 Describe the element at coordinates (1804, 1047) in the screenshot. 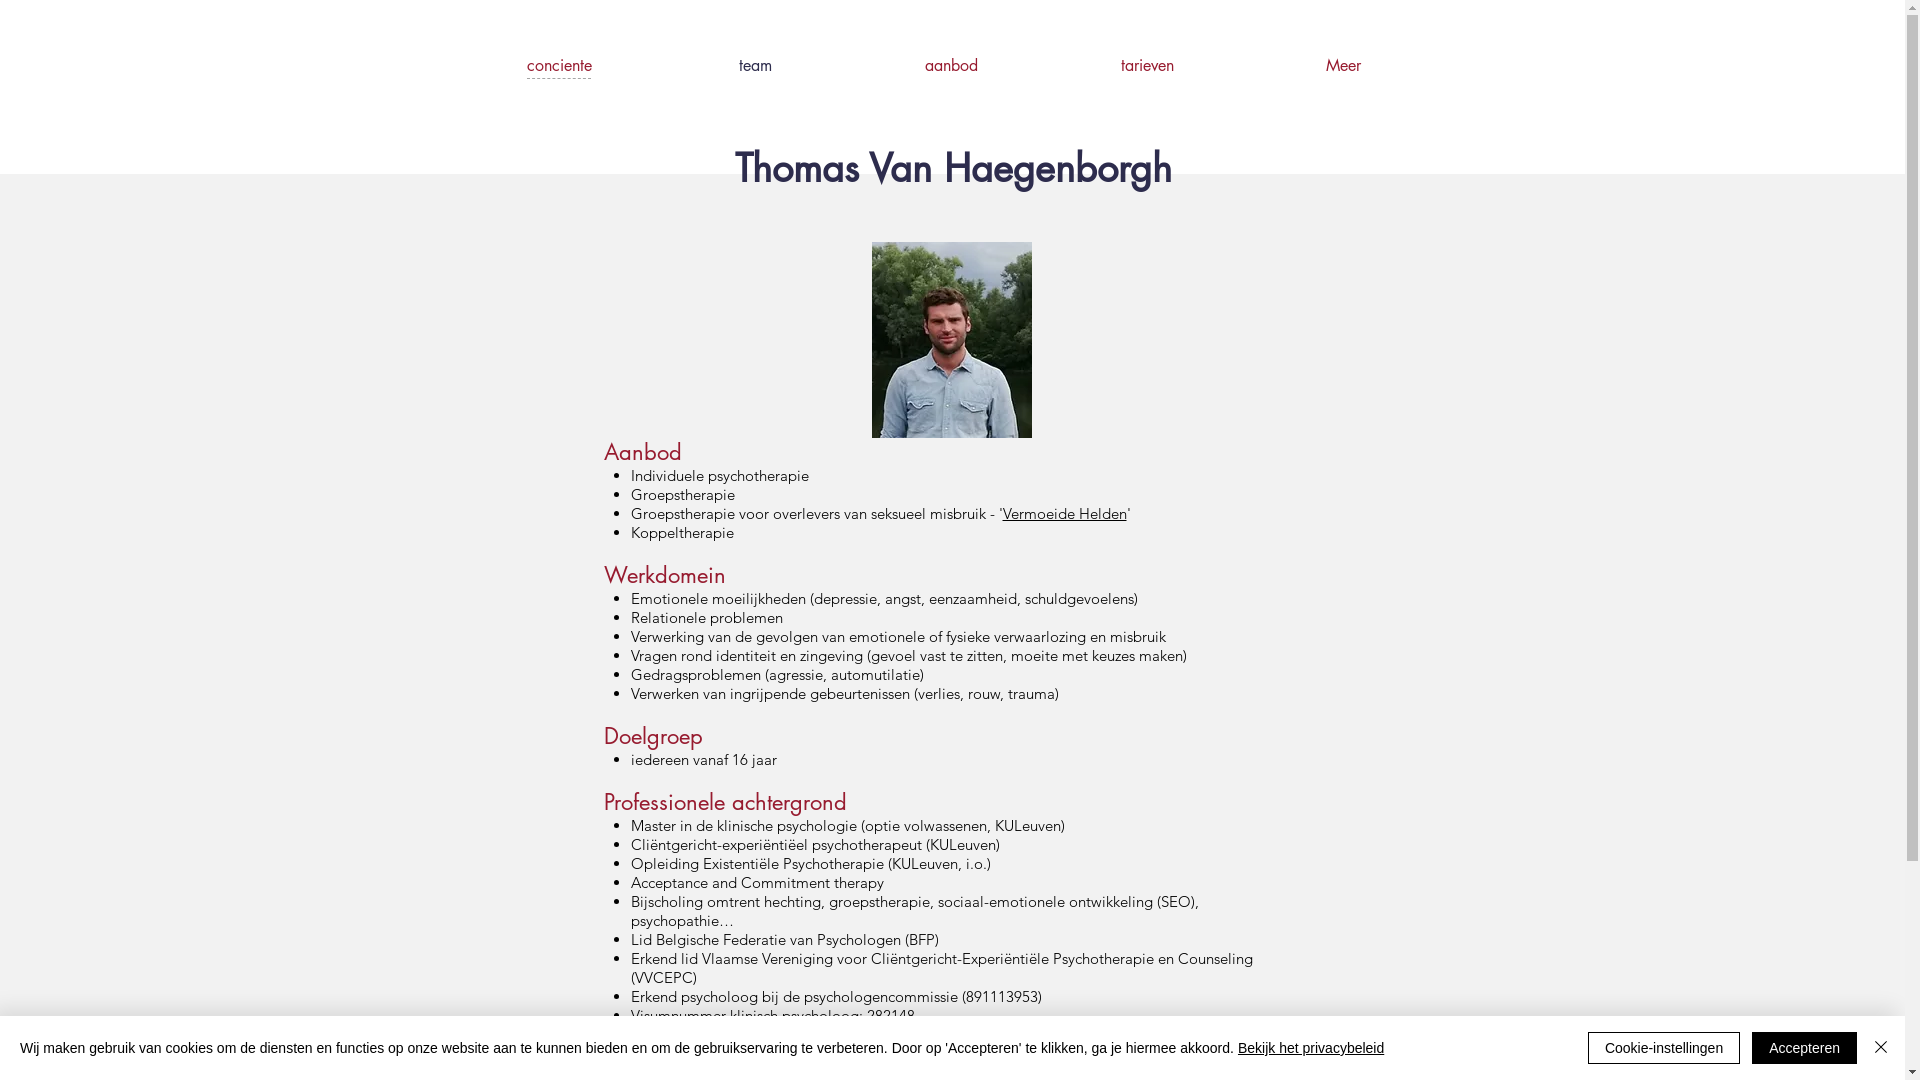

I see `'Accepteren'` at that location.